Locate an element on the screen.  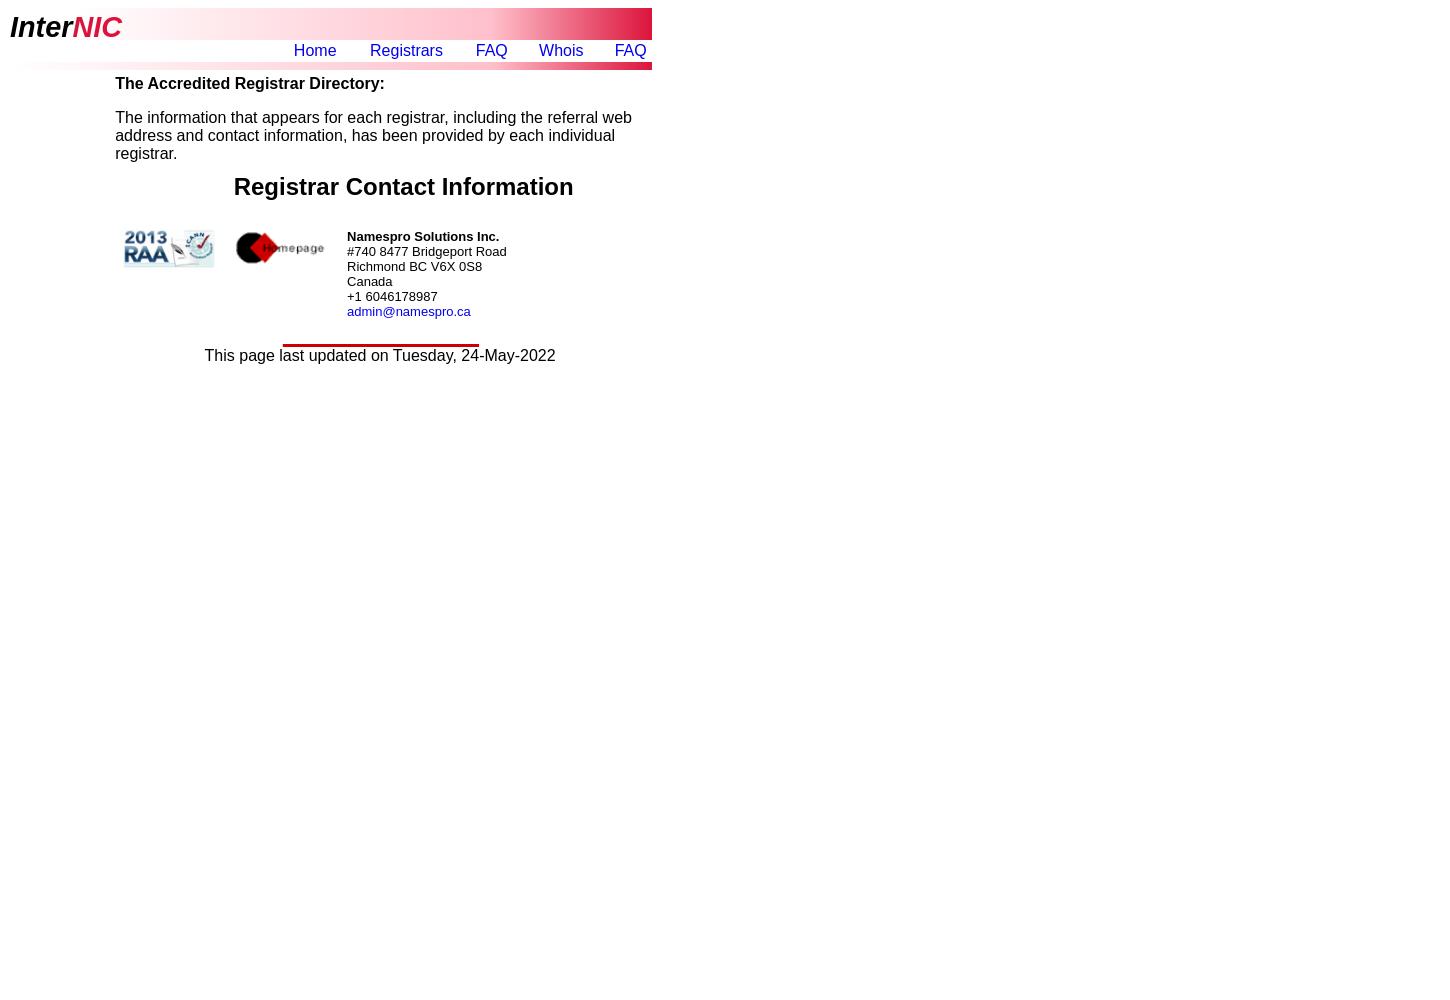
'NIC' is located at coordinates (72, 26).